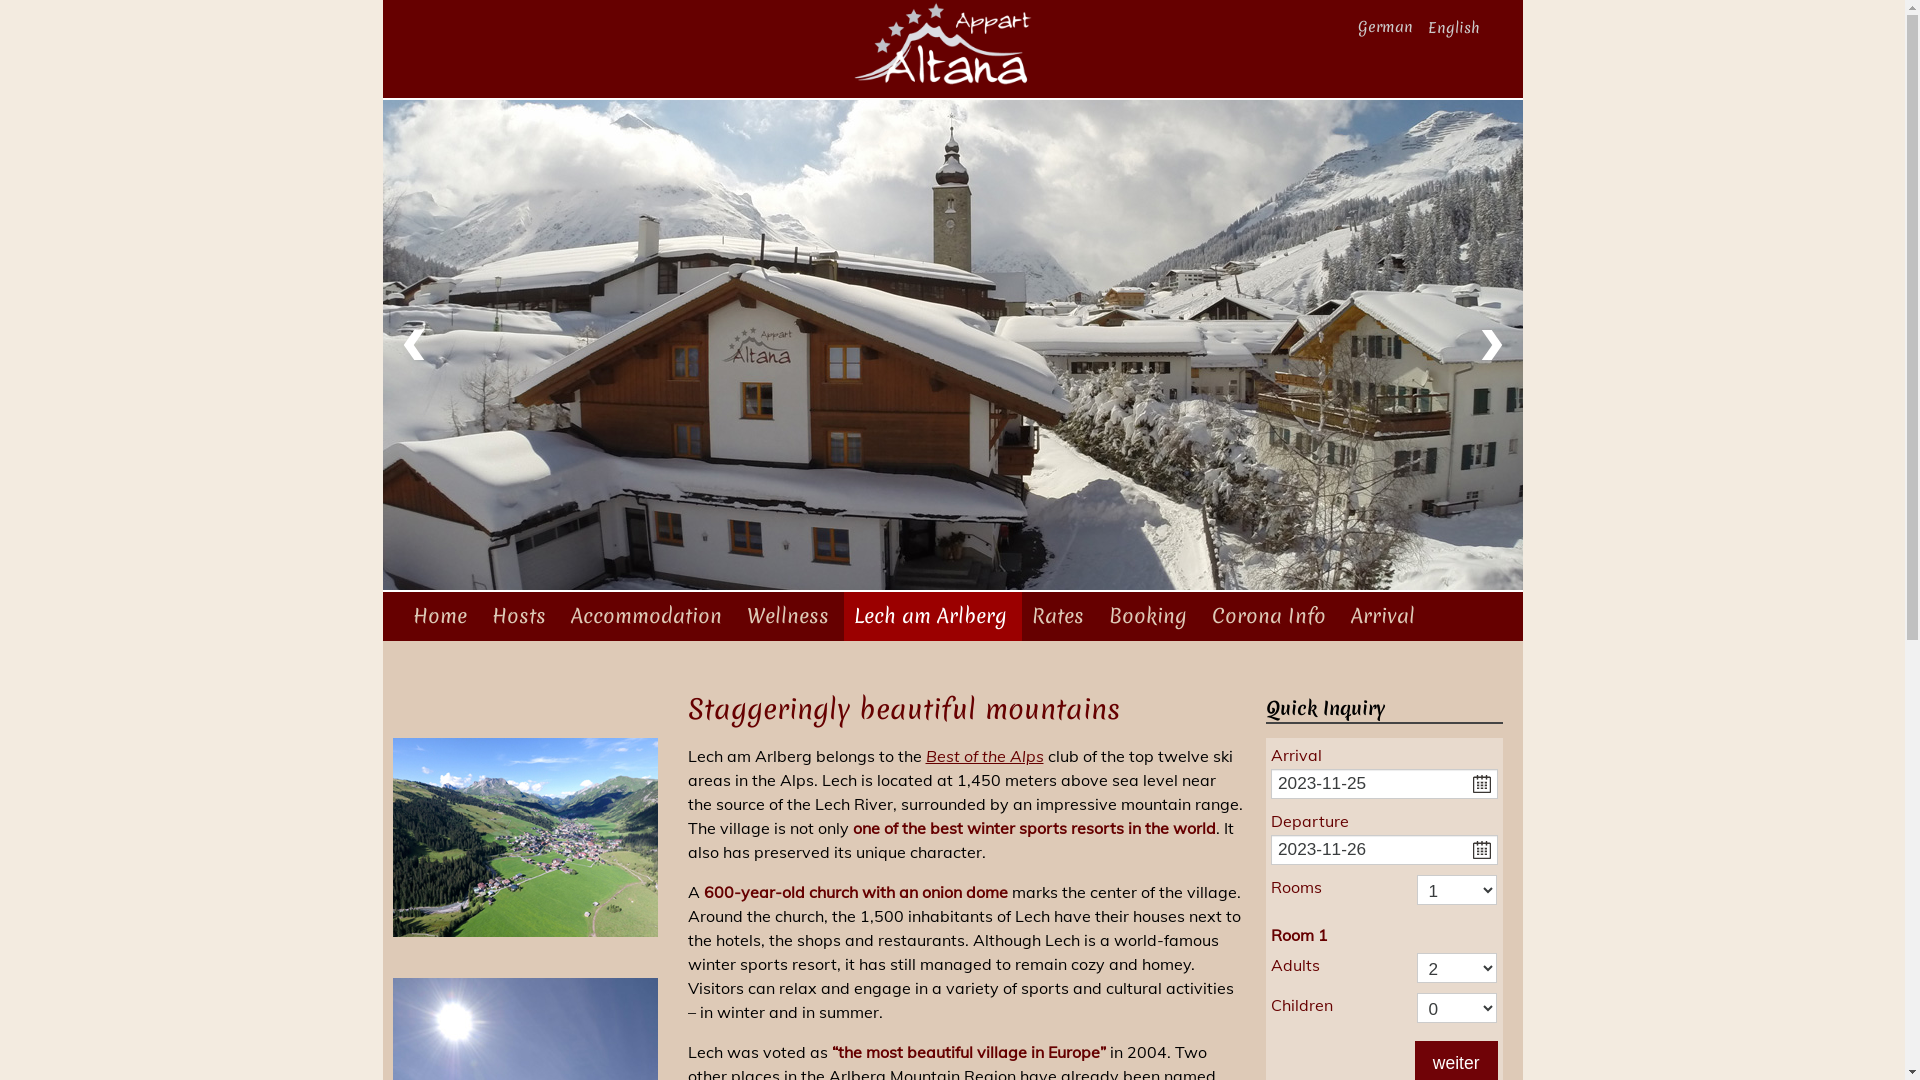  I want to click on 'Corona Info', so click(1270, 615).